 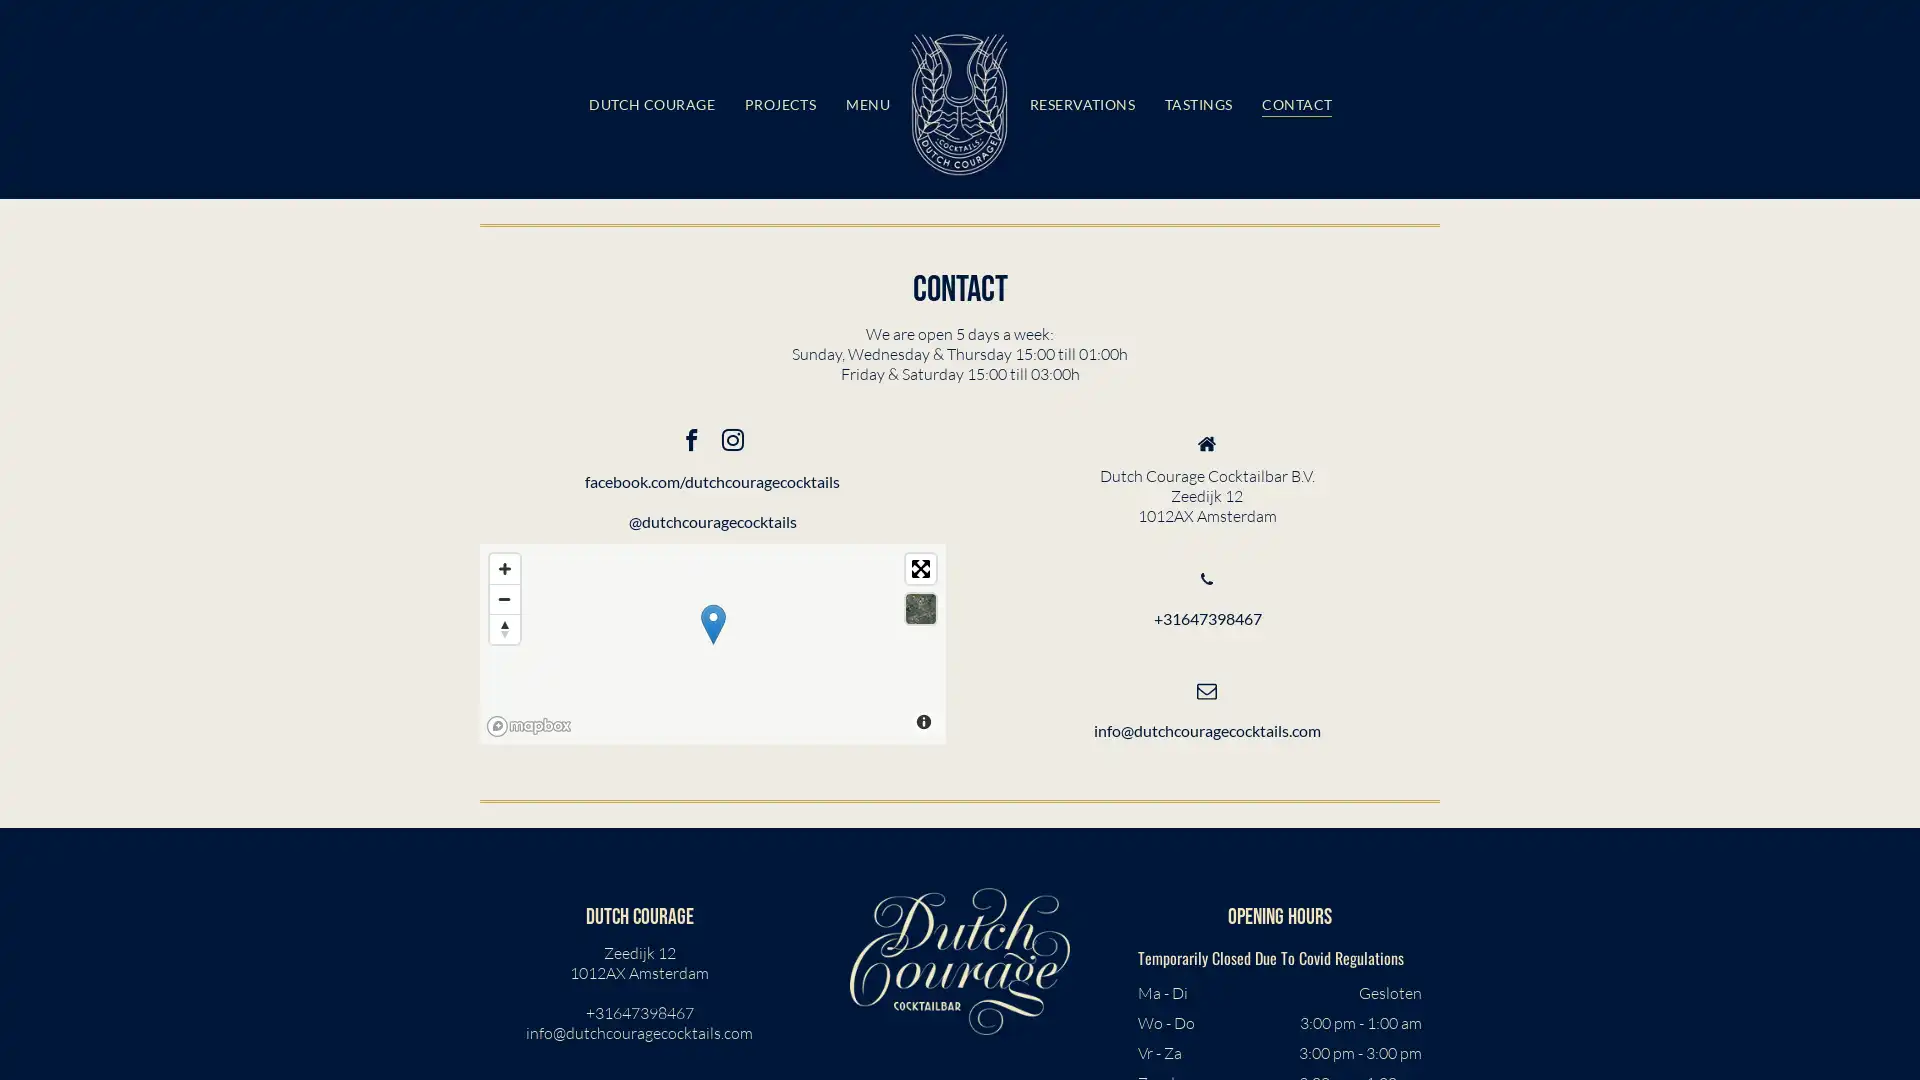 I want to click on Zoom out, so click(x=504, y=596).